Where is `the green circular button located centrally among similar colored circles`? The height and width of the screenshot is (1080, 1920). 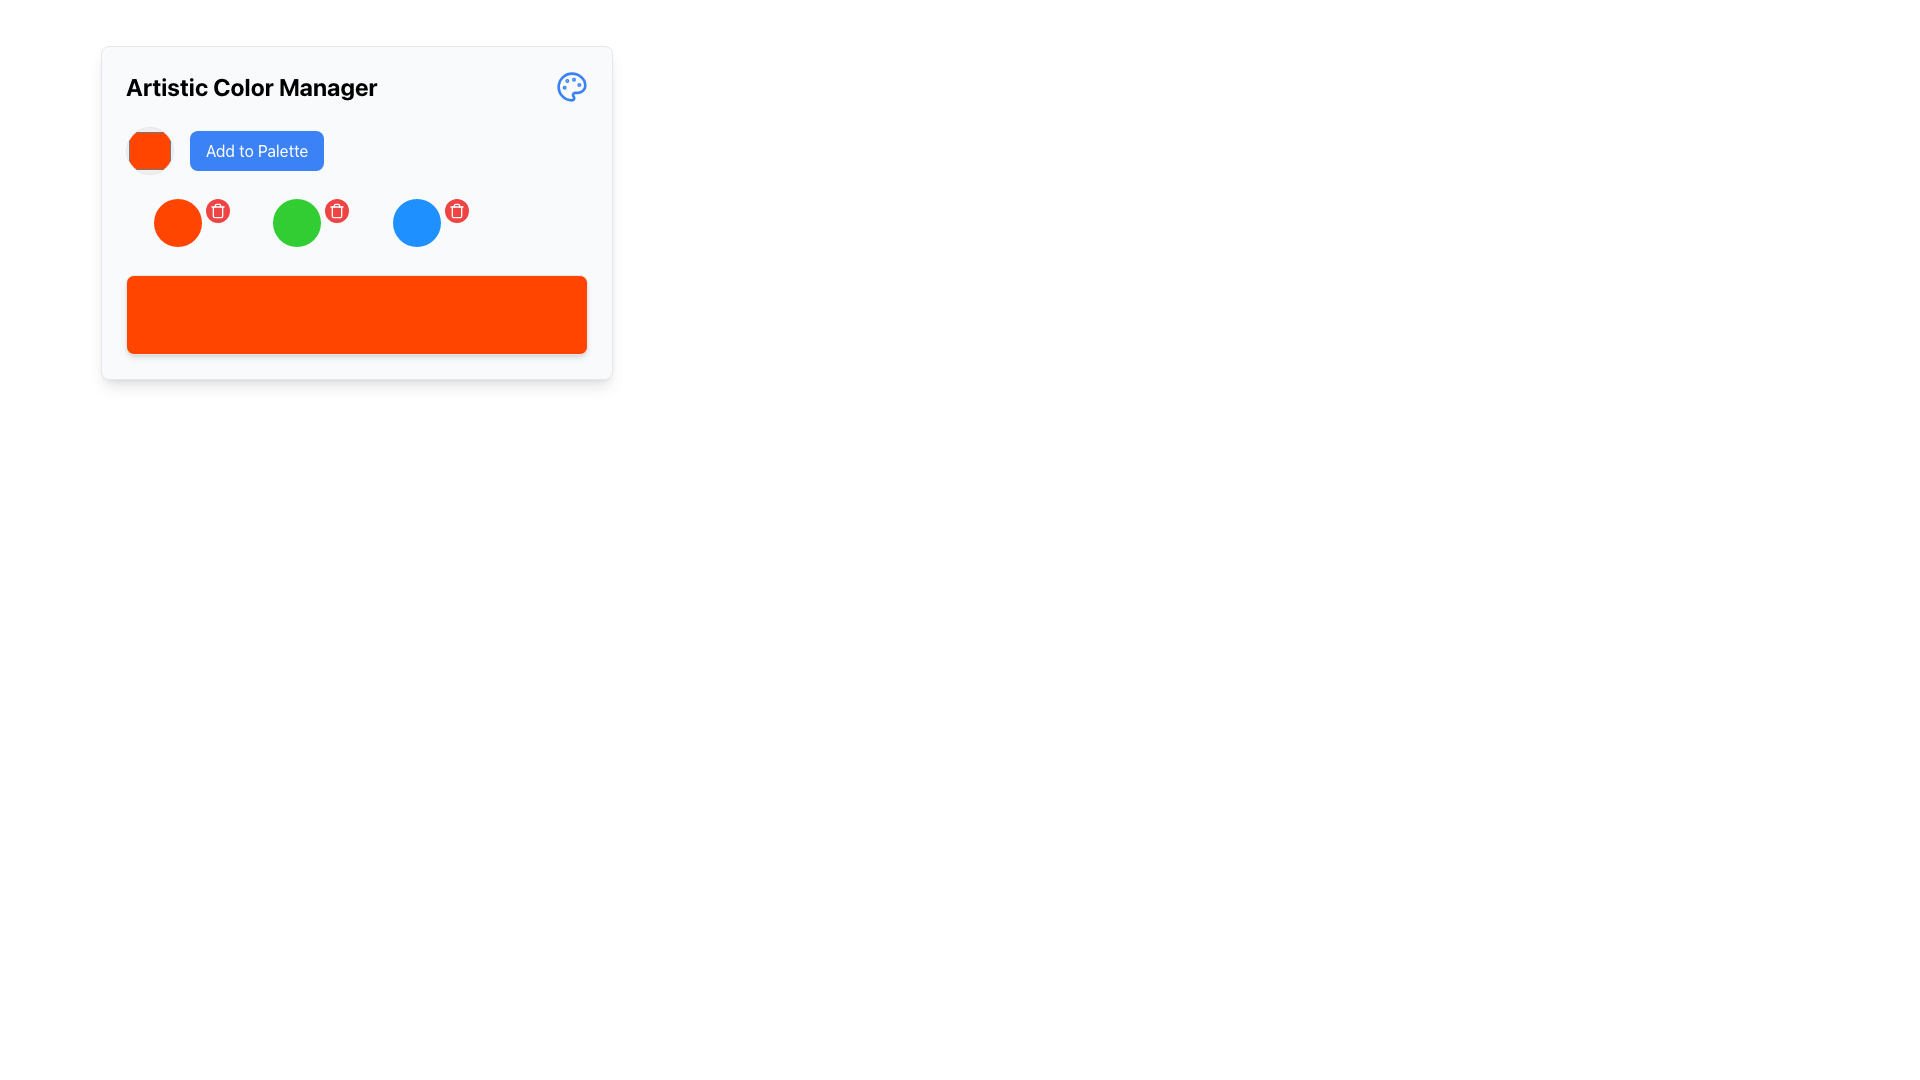 the green circular button located centrally among similar colored circles is located at coordinates (296, 224).